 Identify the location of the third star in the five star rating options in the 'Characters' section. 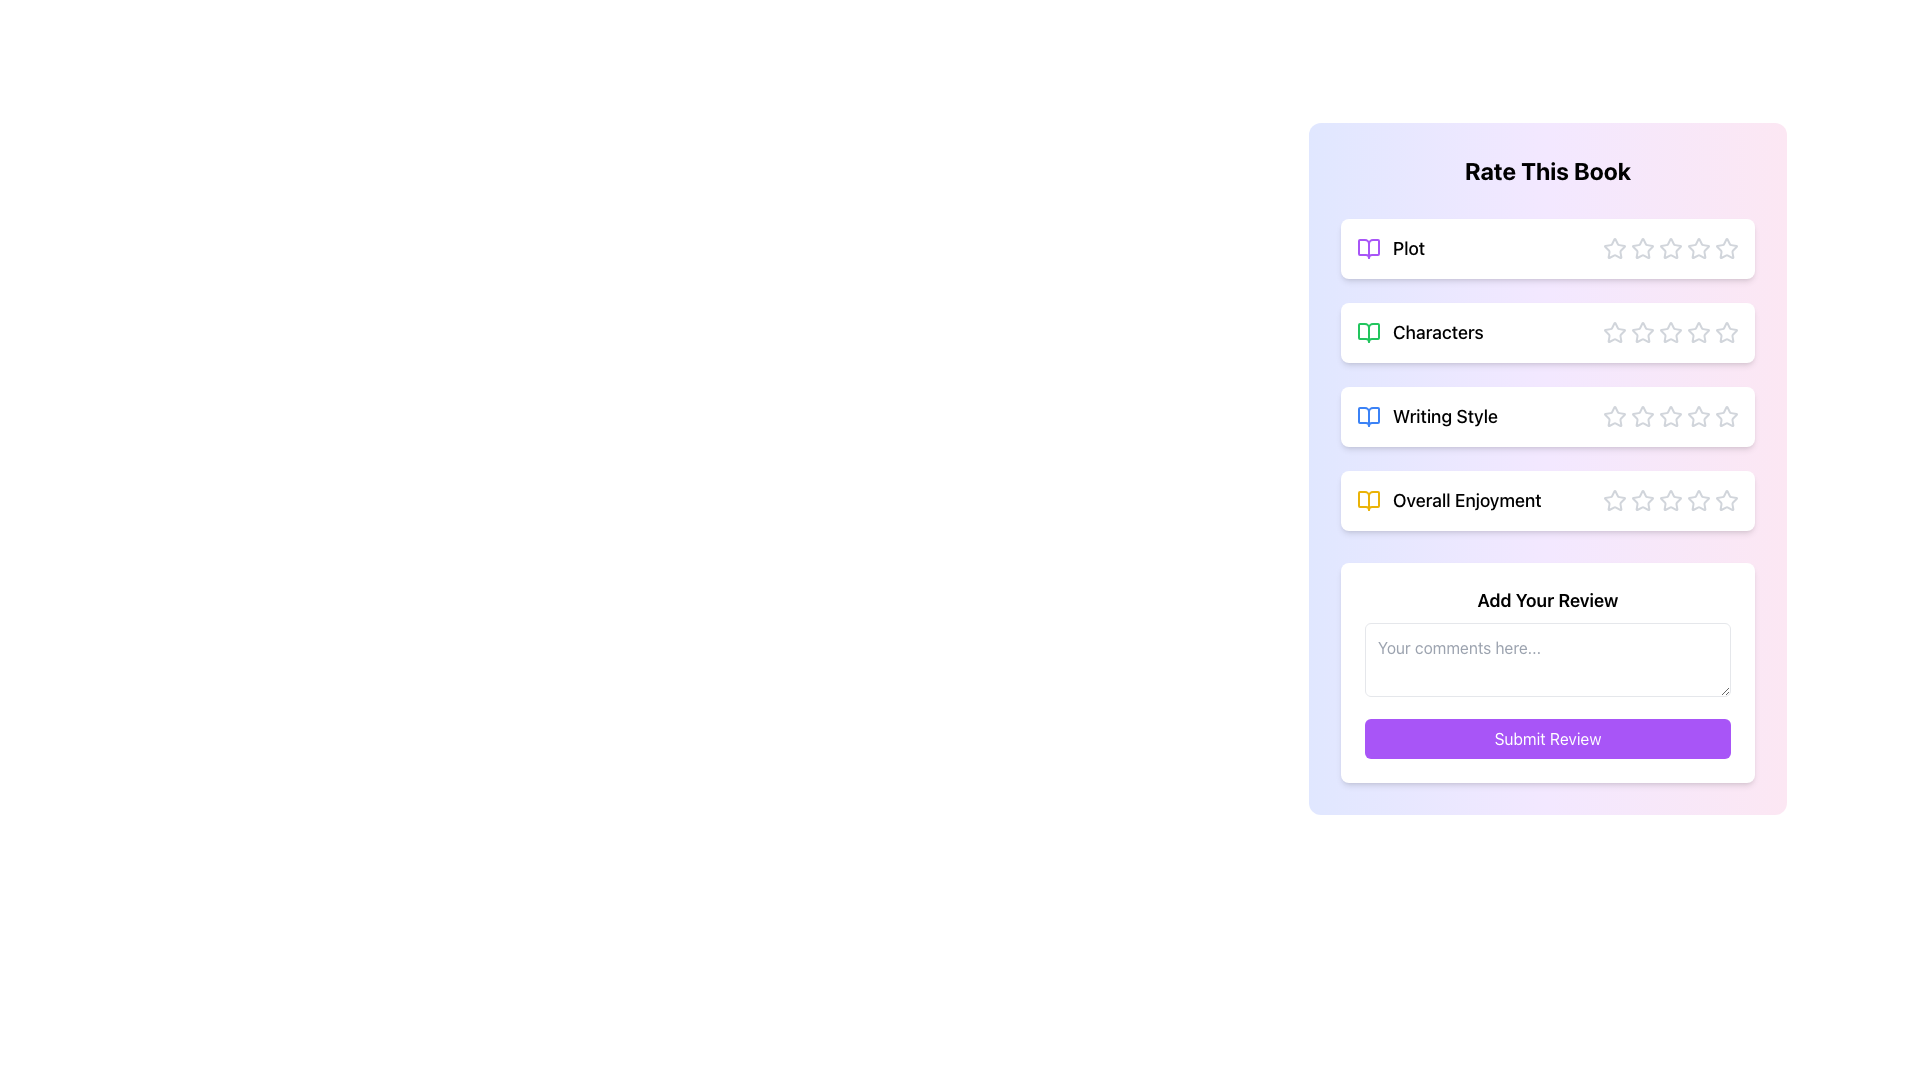
(1670, 331).